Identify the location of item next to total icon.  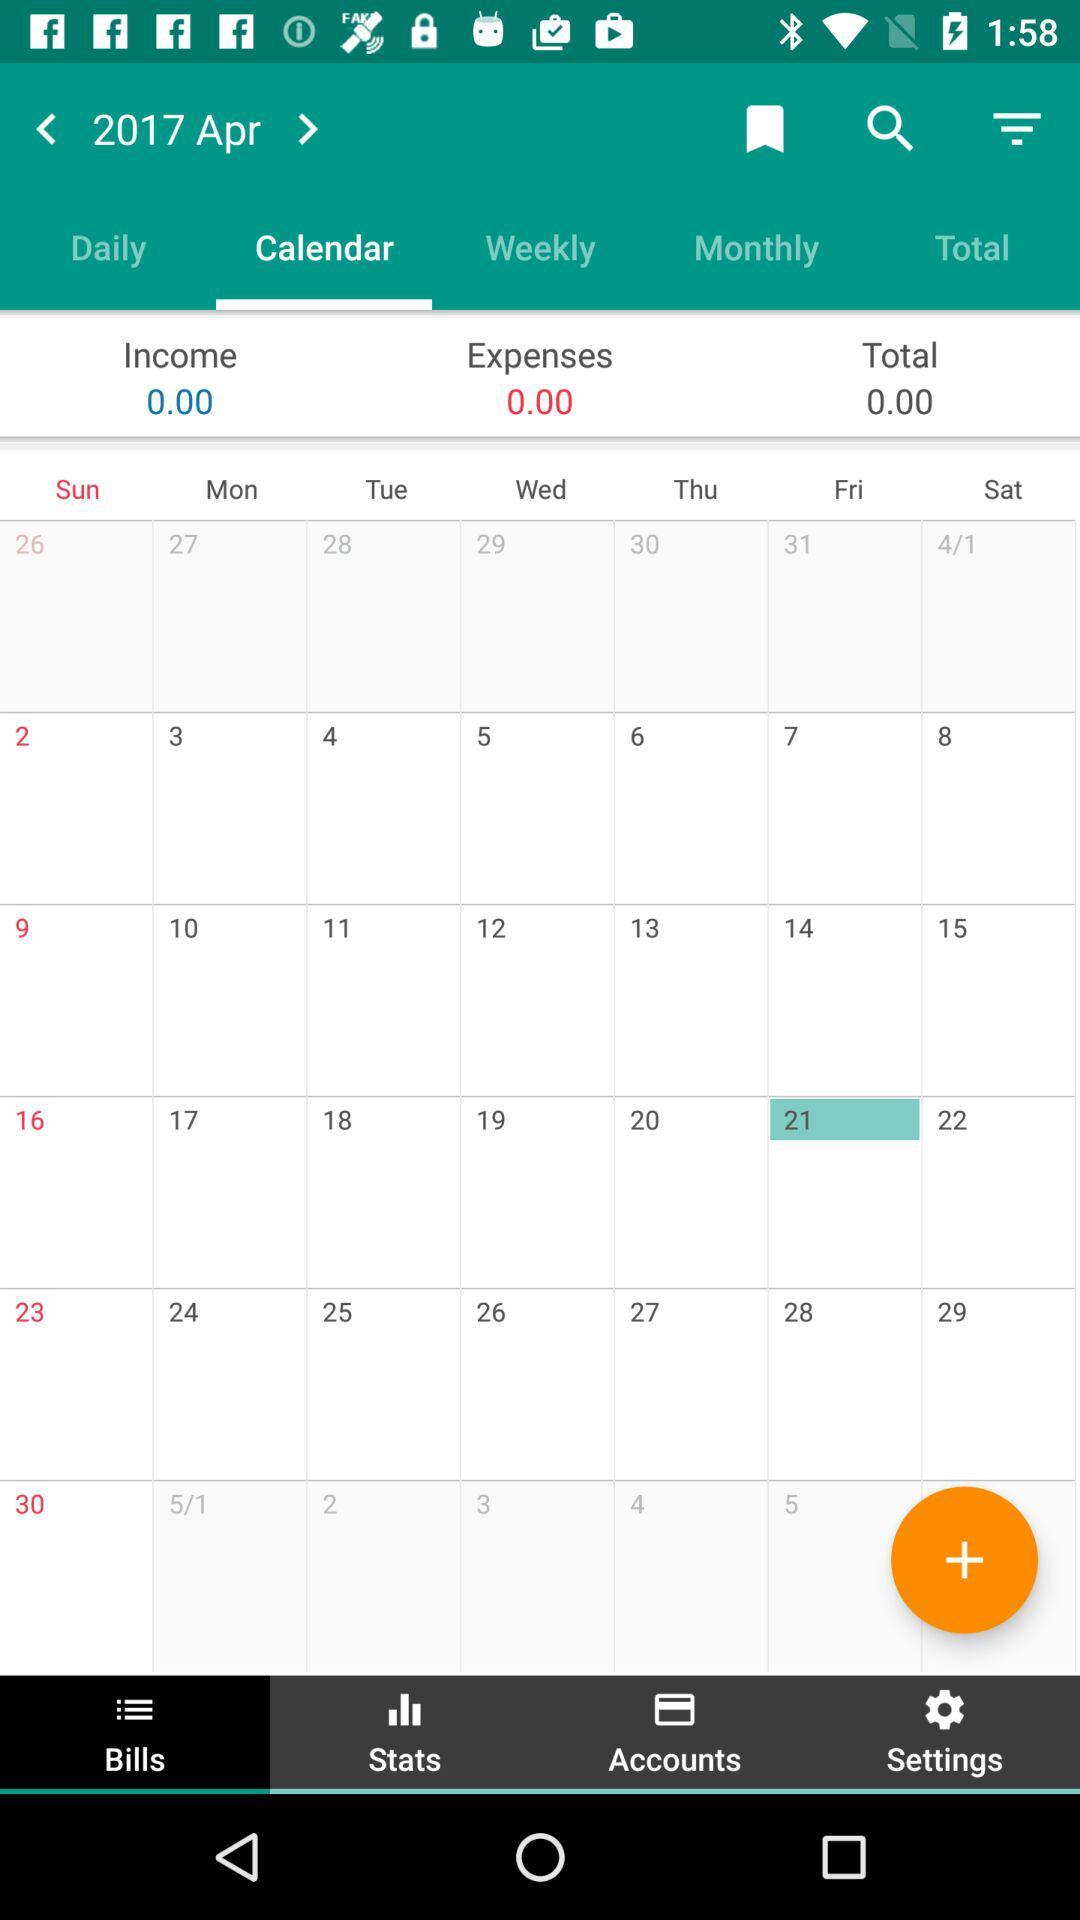
(756, 245).